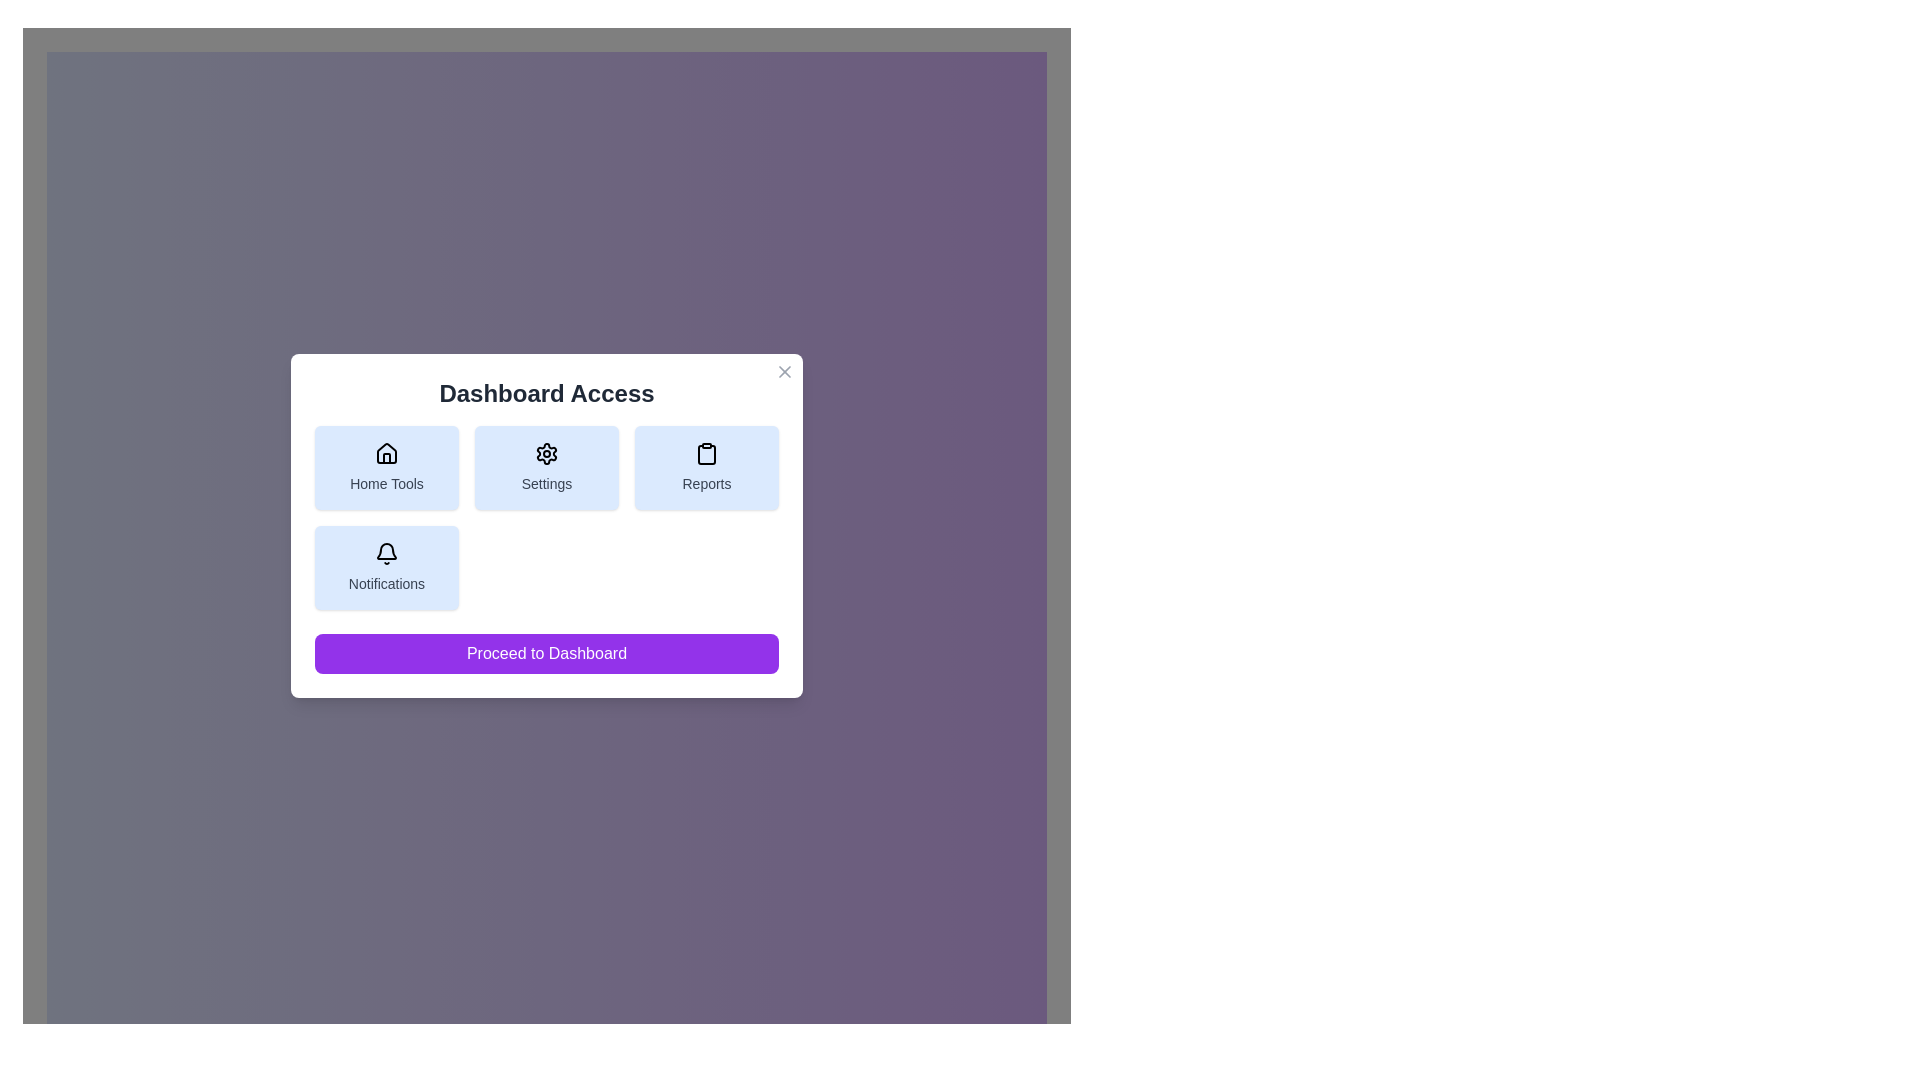  What do you see at coordinates (387, 583) in the screenshot?
I see `the 'Notifications' text element, which is a small, medium-weight grey label positioned below a bell icon on a light blue button` at bounding box center [387, 583].